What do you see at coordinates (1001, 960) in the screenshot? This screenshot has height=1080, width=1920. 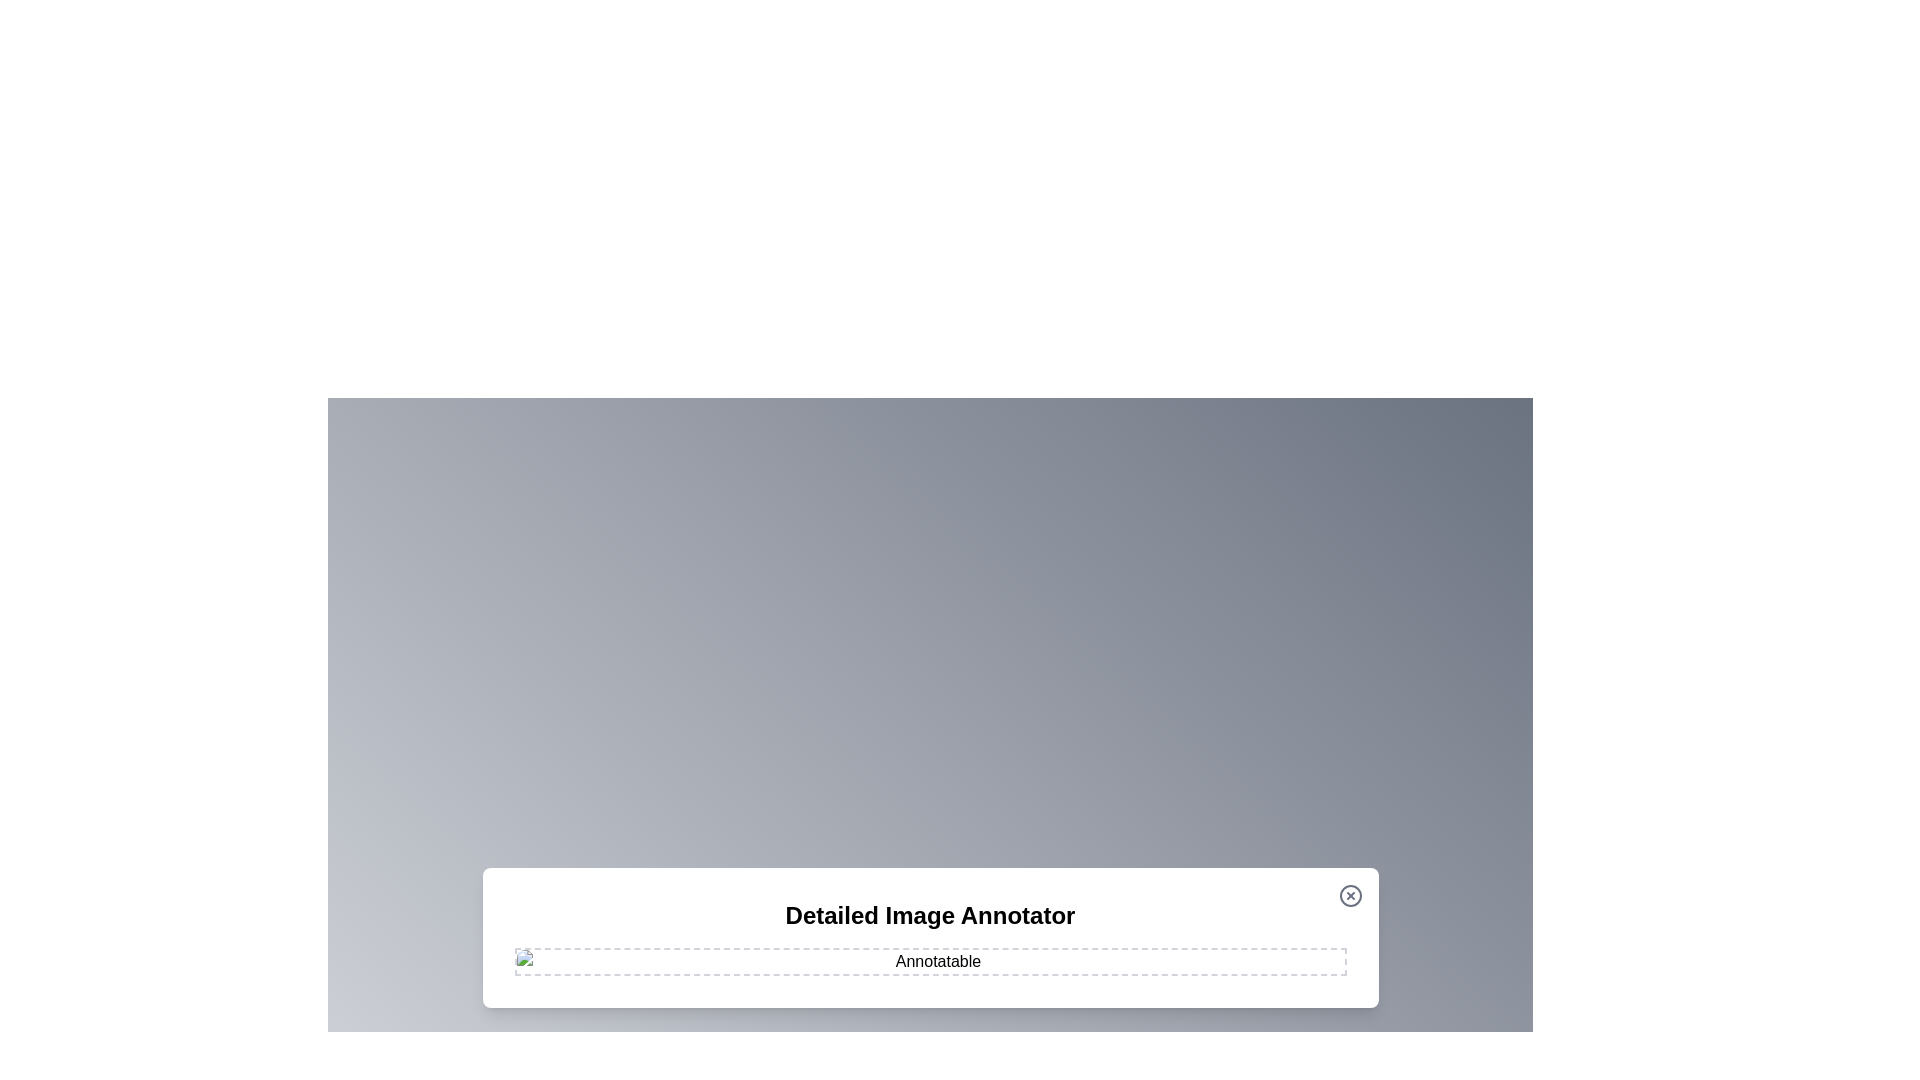 I see `the image at coordinates (1001, 962) to add an annotation` at bounding box center [1001, 960].